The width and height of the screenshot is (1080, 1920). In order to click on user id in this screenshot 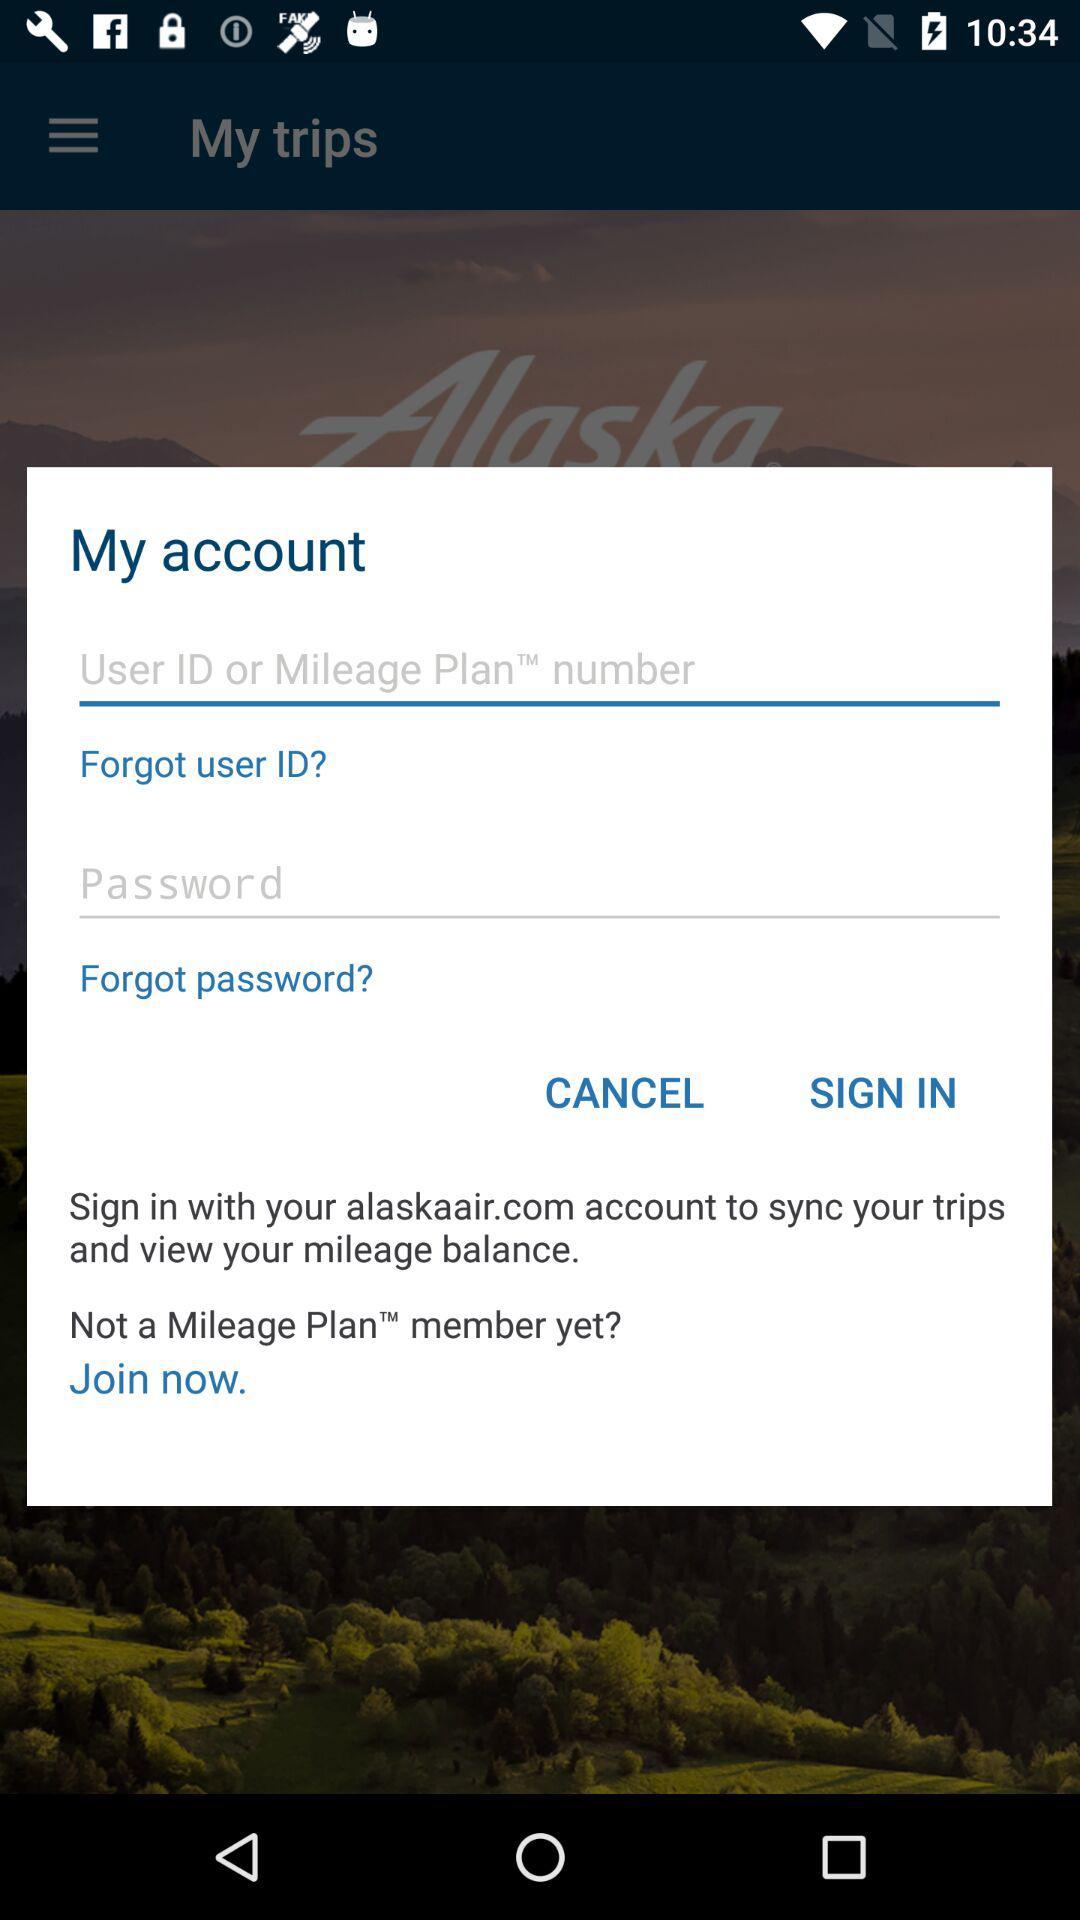, I will do `click(538, 668)`.